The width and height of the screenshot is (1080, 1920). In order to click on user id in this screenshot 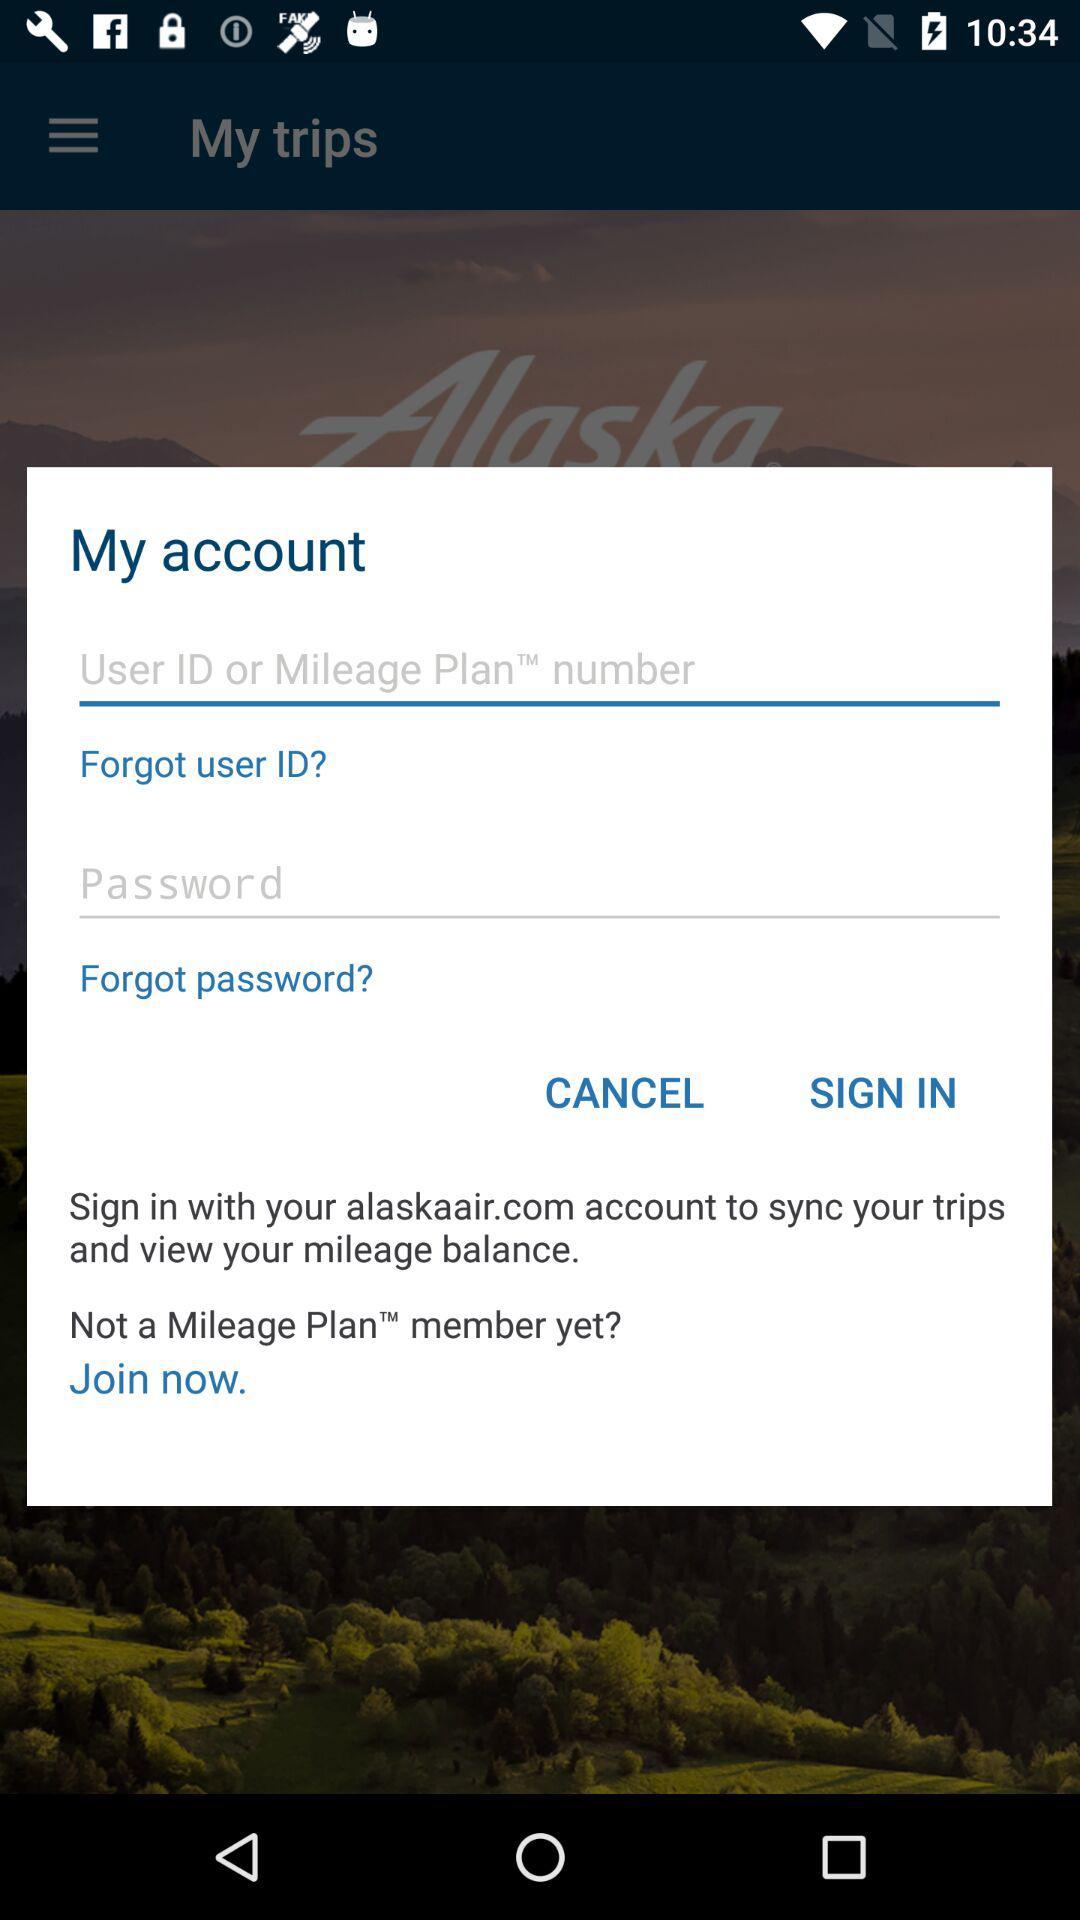, I will do `click(538, 668)`.